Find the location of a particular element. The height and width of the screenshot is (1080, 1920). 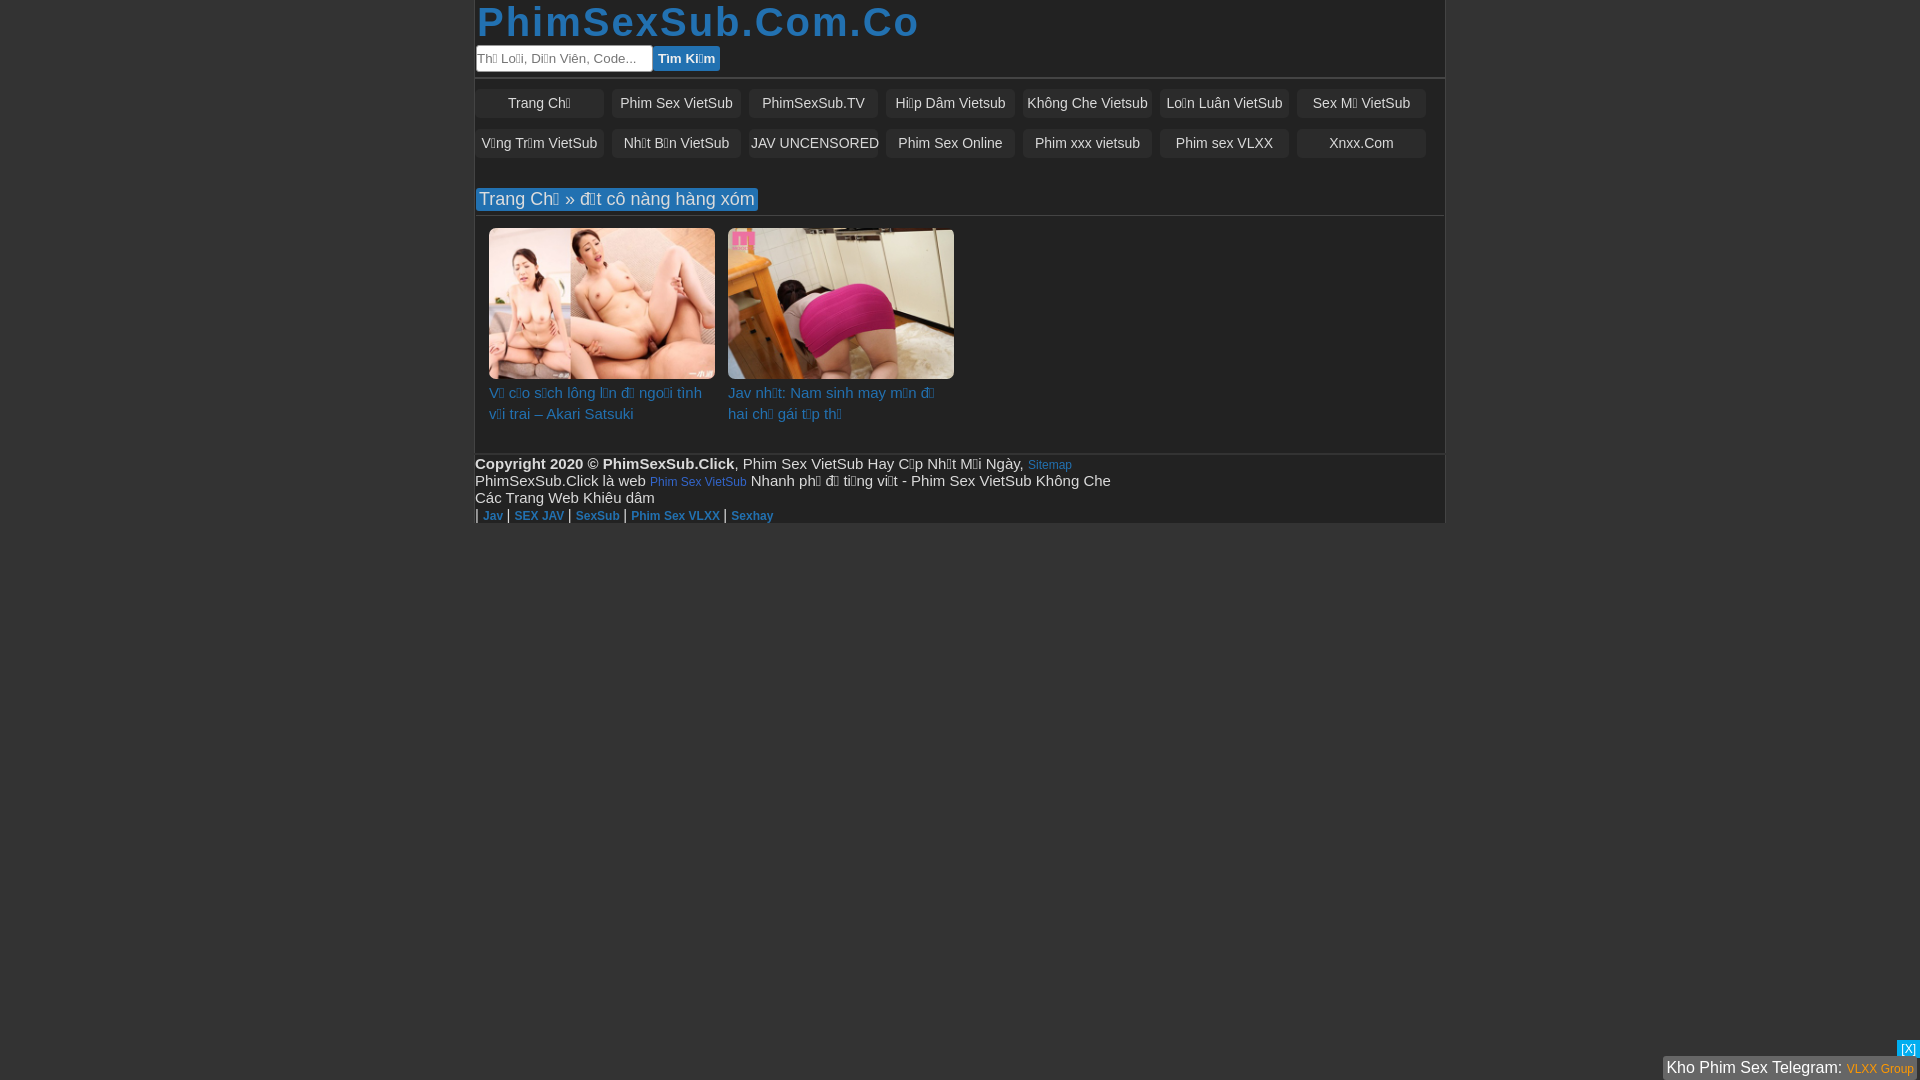

'Sexhay' is located at coordinates (751, 515).